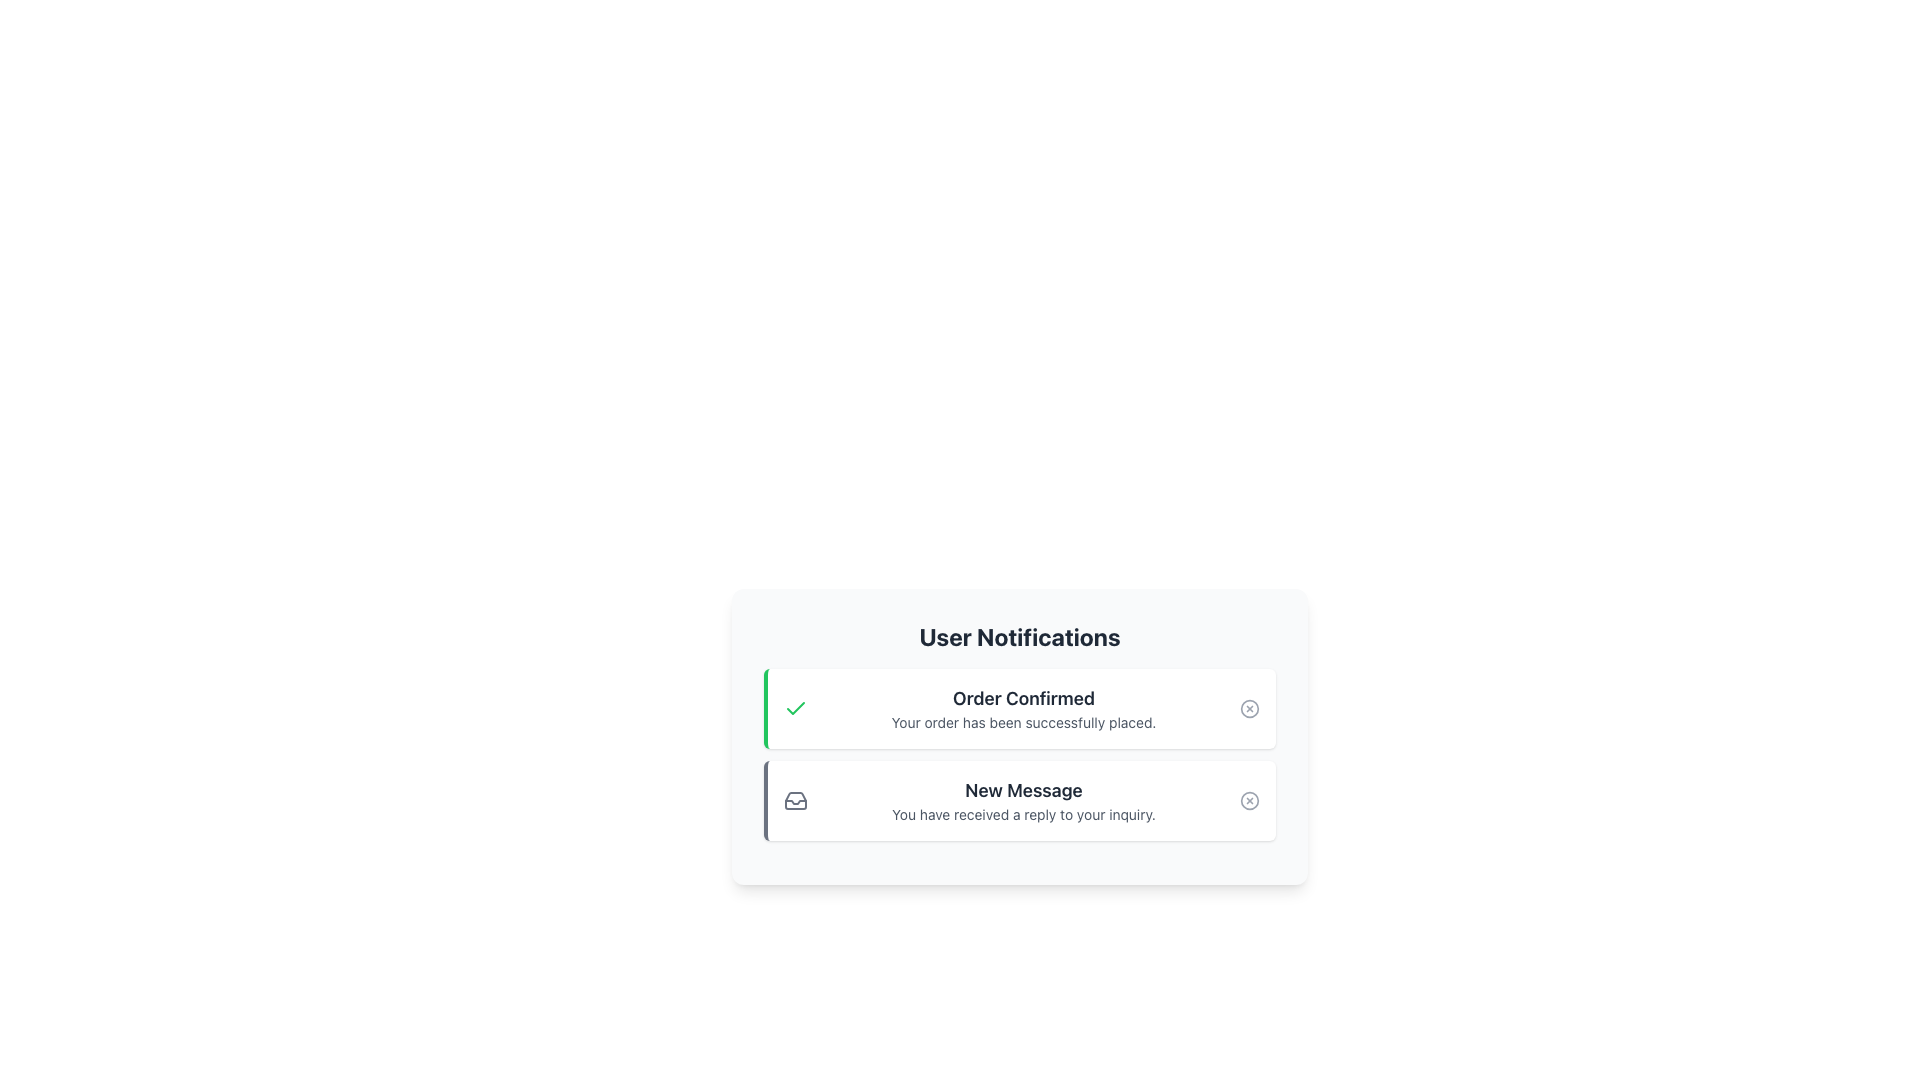  I want to click on the informational text block regarding a new message in the 'User Notifications' section, located below 'Order Confirmed', so click(1023, 800).